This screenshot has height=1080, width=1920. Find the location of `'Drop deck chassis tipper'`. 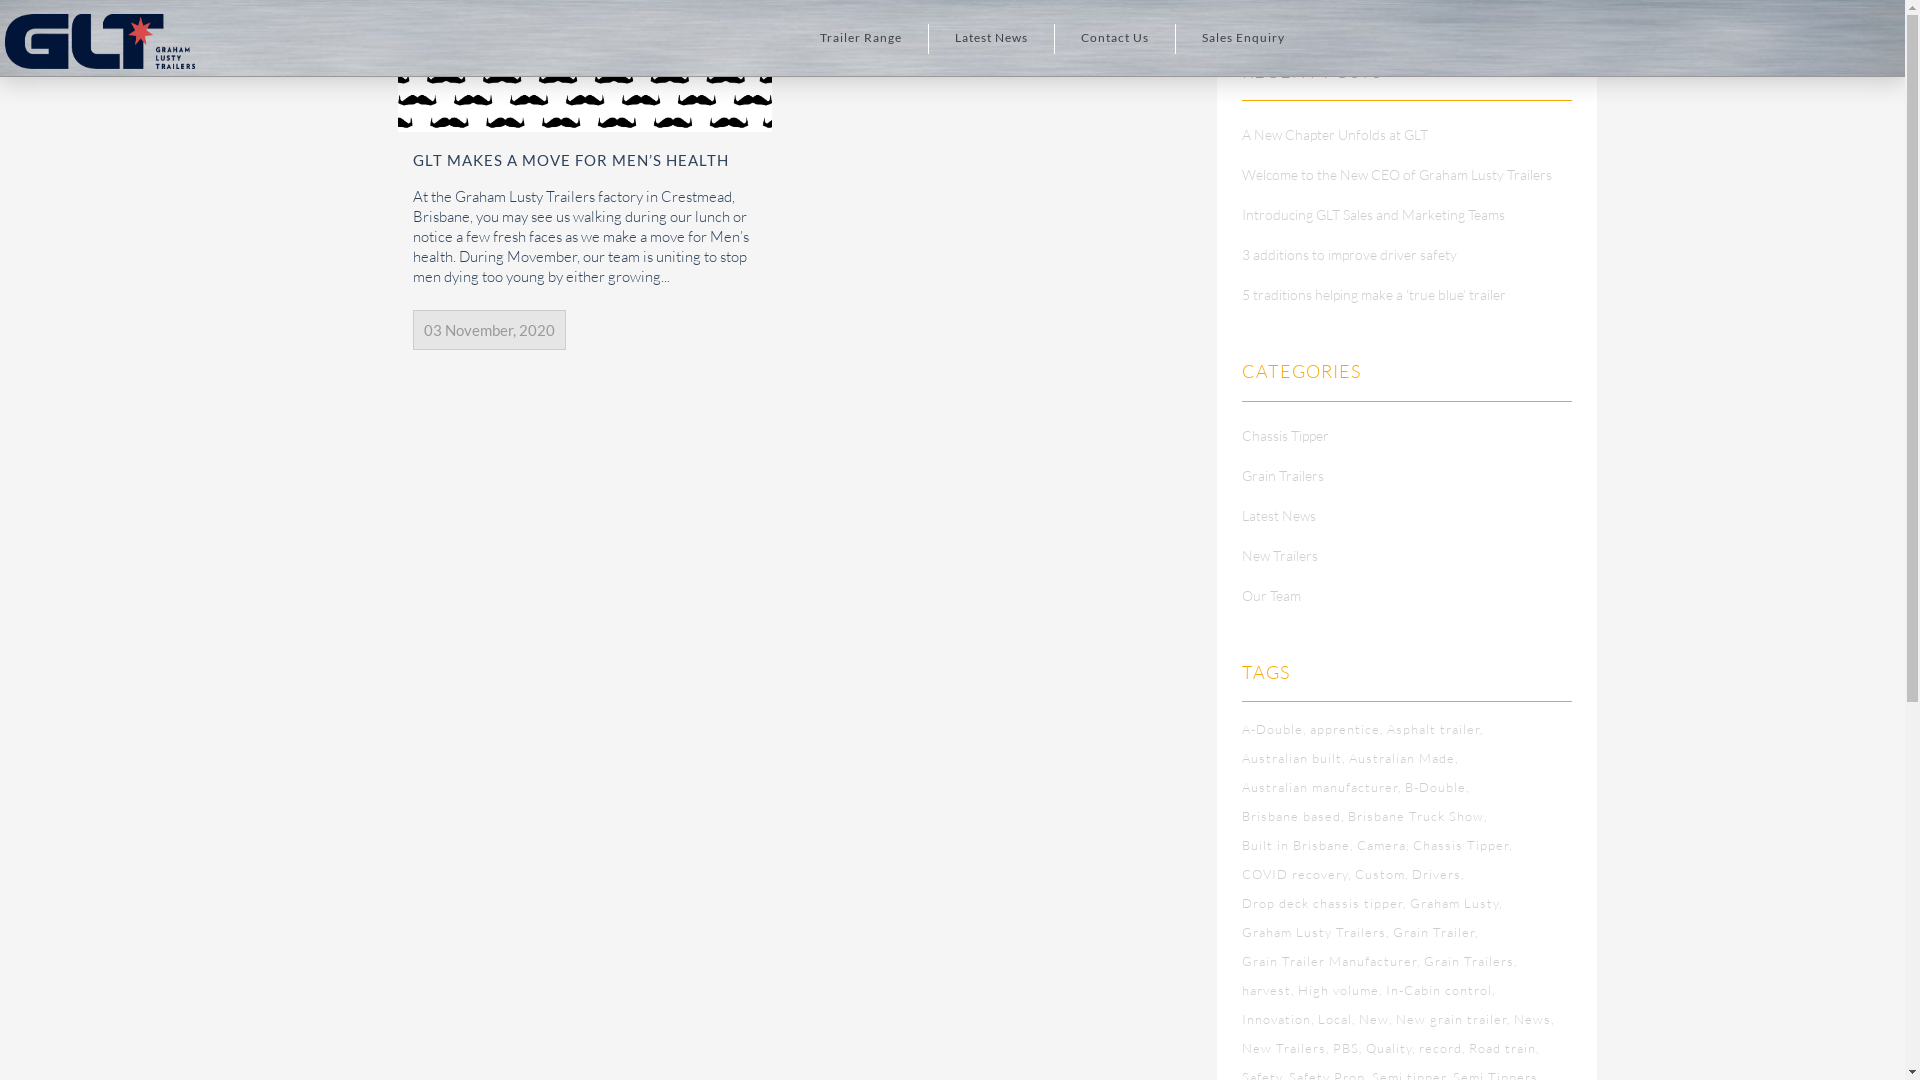

'Drop deck chassis tipper' is located at coordinates (1324, 902).